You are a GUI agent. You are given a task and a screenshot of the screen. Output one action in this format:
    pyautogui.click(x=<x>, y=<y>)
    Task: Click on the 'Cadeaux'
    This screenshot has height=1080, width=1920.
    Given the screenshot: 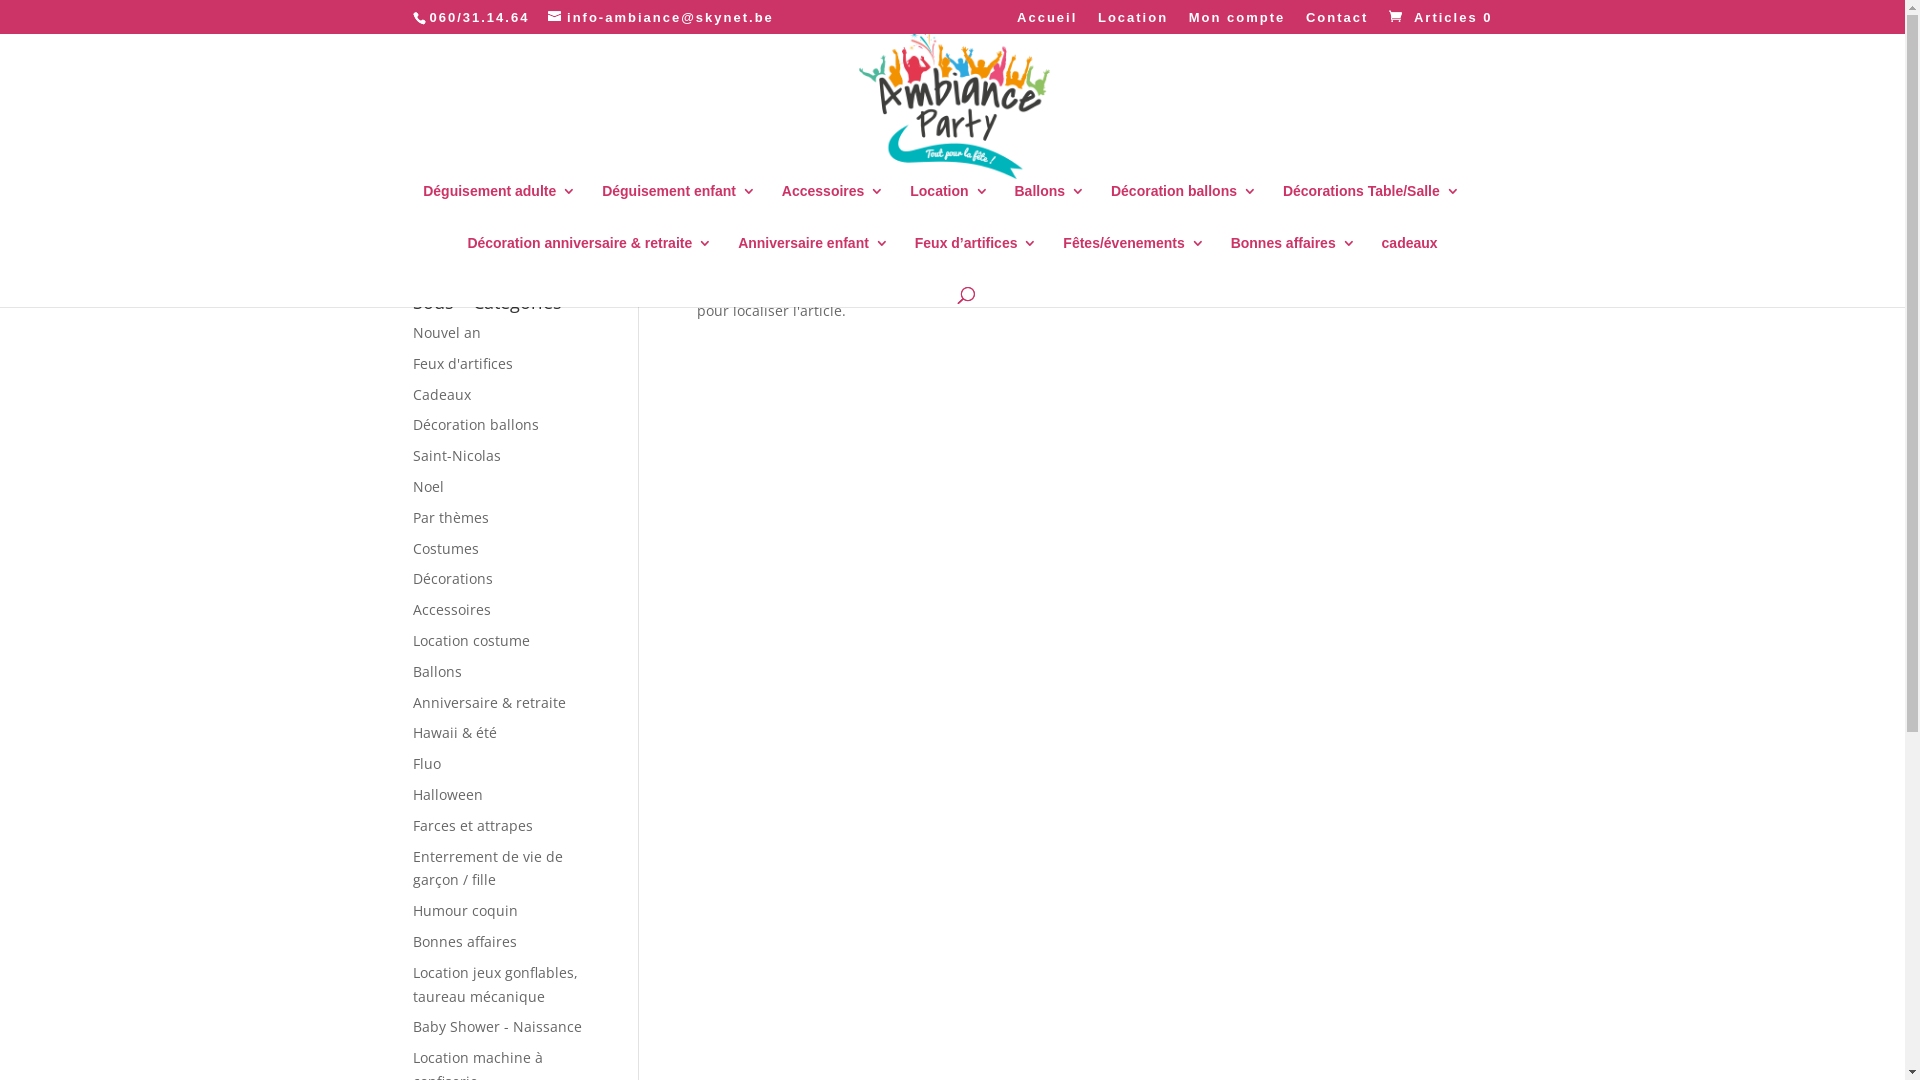 What is the action you would take?
    pyautogui.click(x=411, y=394)
    